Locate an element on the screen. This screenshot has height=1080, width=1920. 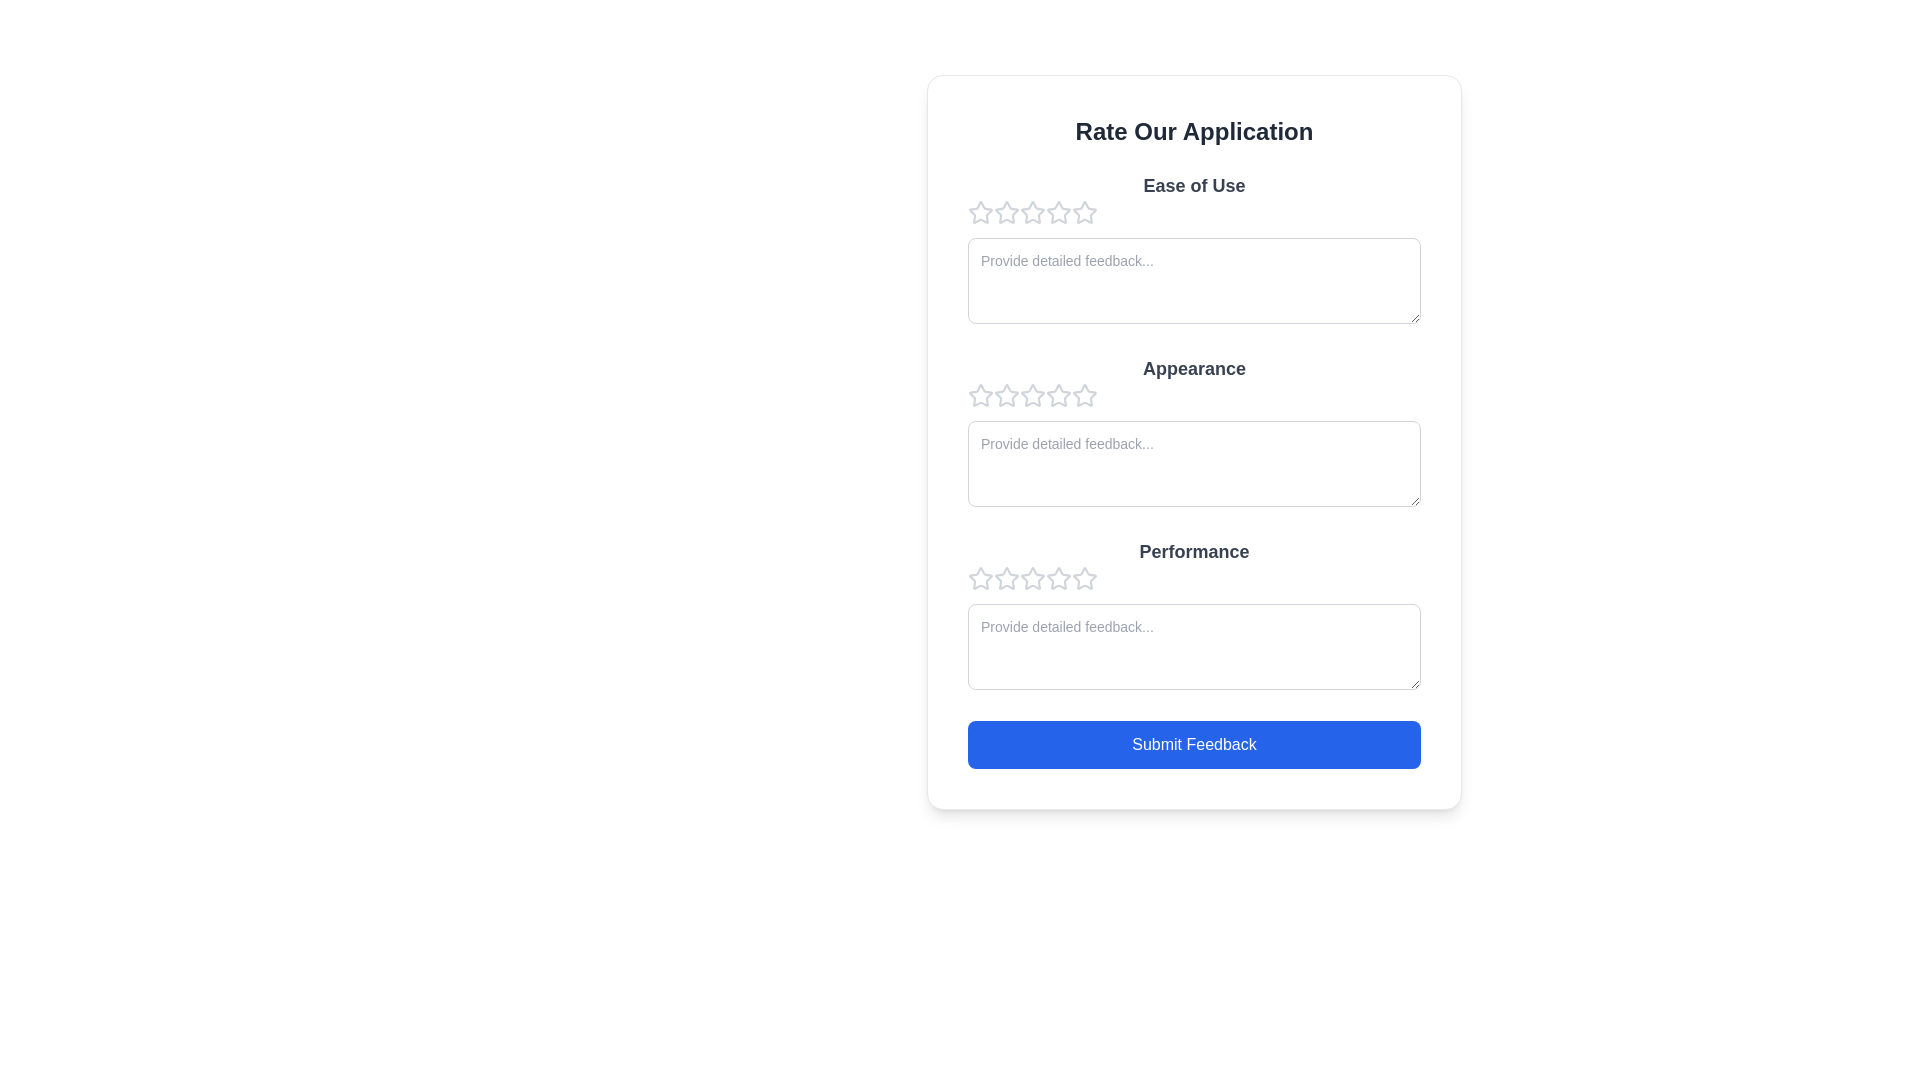
the second star icon in the Performance section is located at coordinates (1007, 578).